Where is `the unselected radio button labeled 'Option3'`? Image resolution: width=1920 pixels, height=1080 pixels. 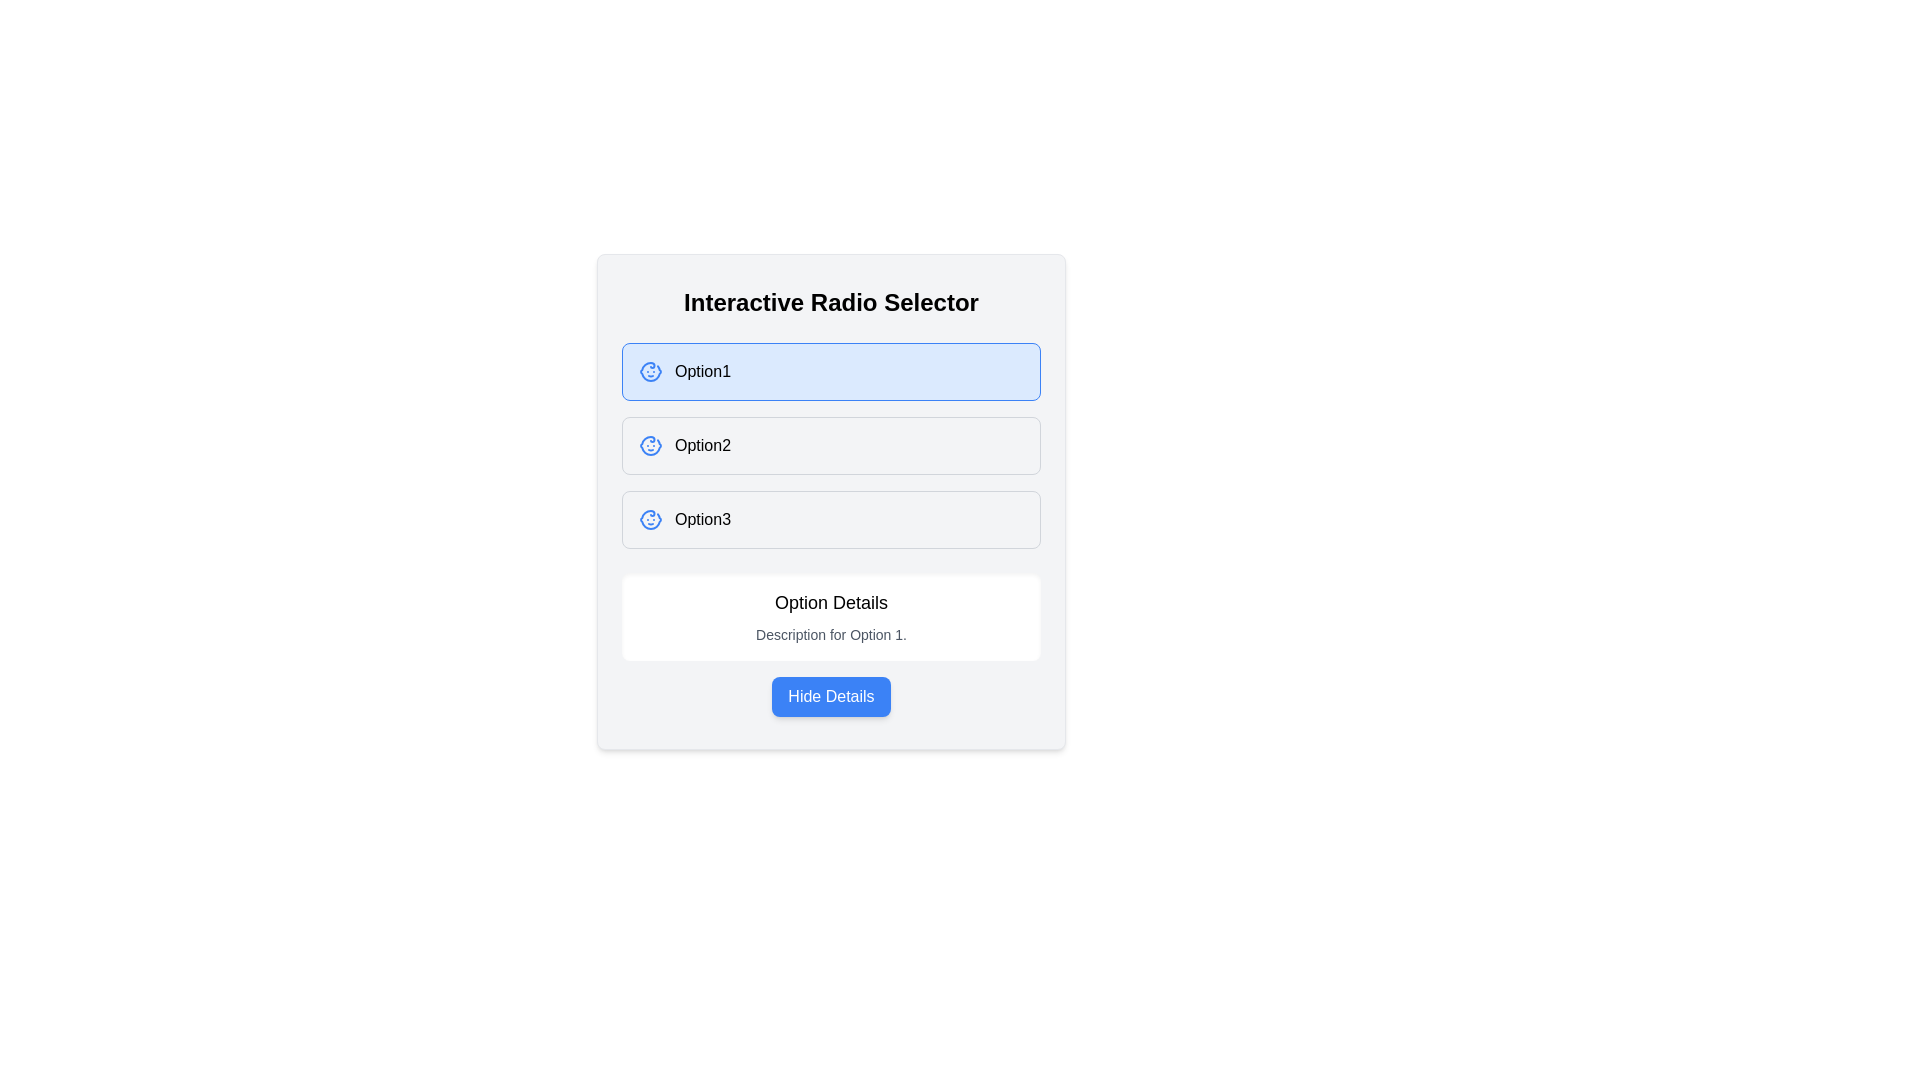
the unselected radio button labeled 'Option3' is located at coordinates (831, 519).